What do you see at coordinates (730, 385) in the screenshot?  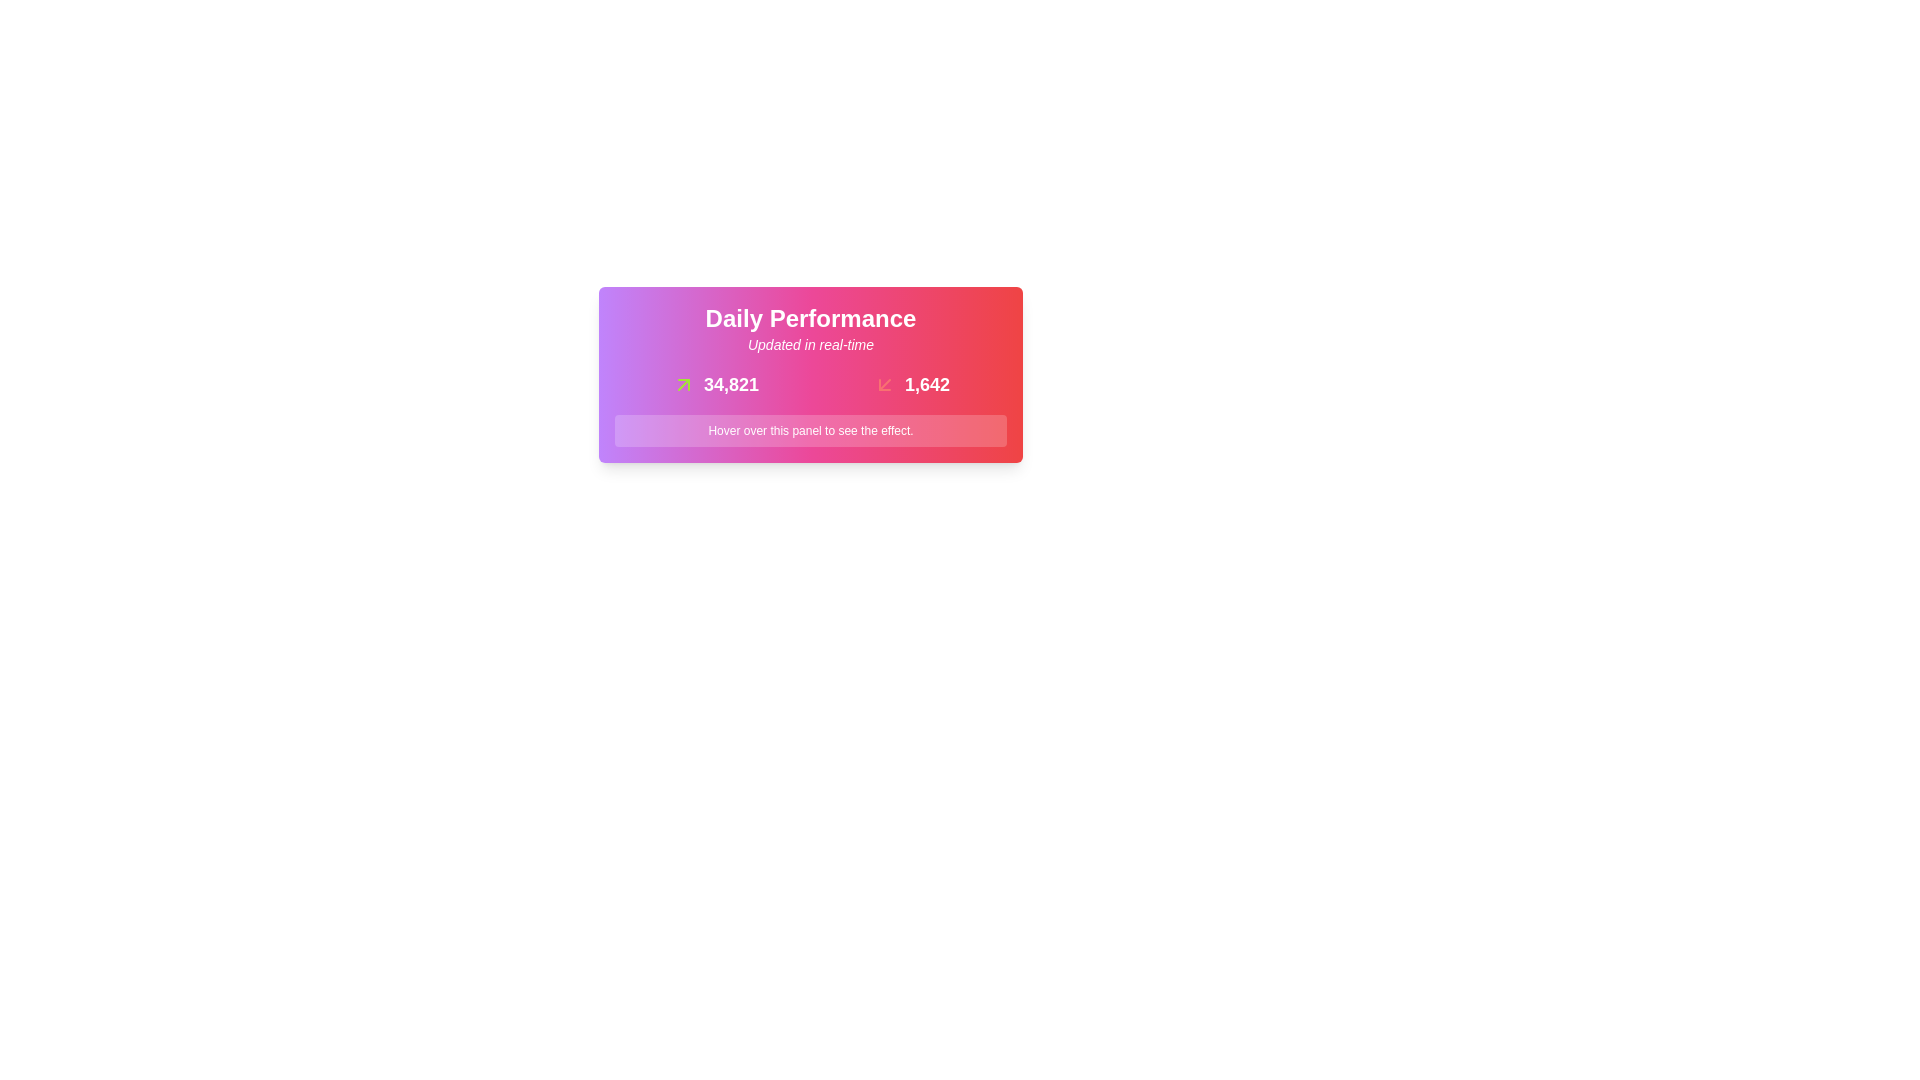 I see `displayed number '34,821' in bold font on the 'Daily Performance' panel, located to the left of the green upward arrow icon` at bounding box center [730, 385].